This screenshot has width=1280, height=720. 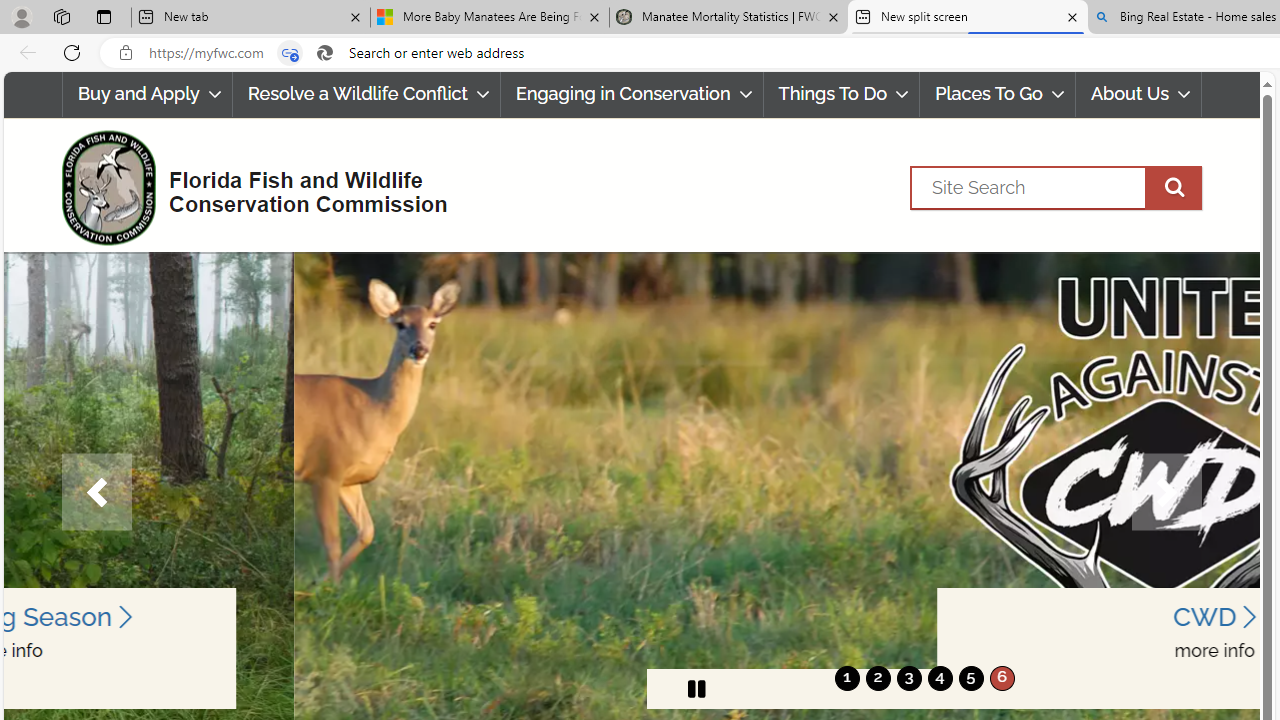 I want to click on 'slider pause button', so click(x=696, y=688).